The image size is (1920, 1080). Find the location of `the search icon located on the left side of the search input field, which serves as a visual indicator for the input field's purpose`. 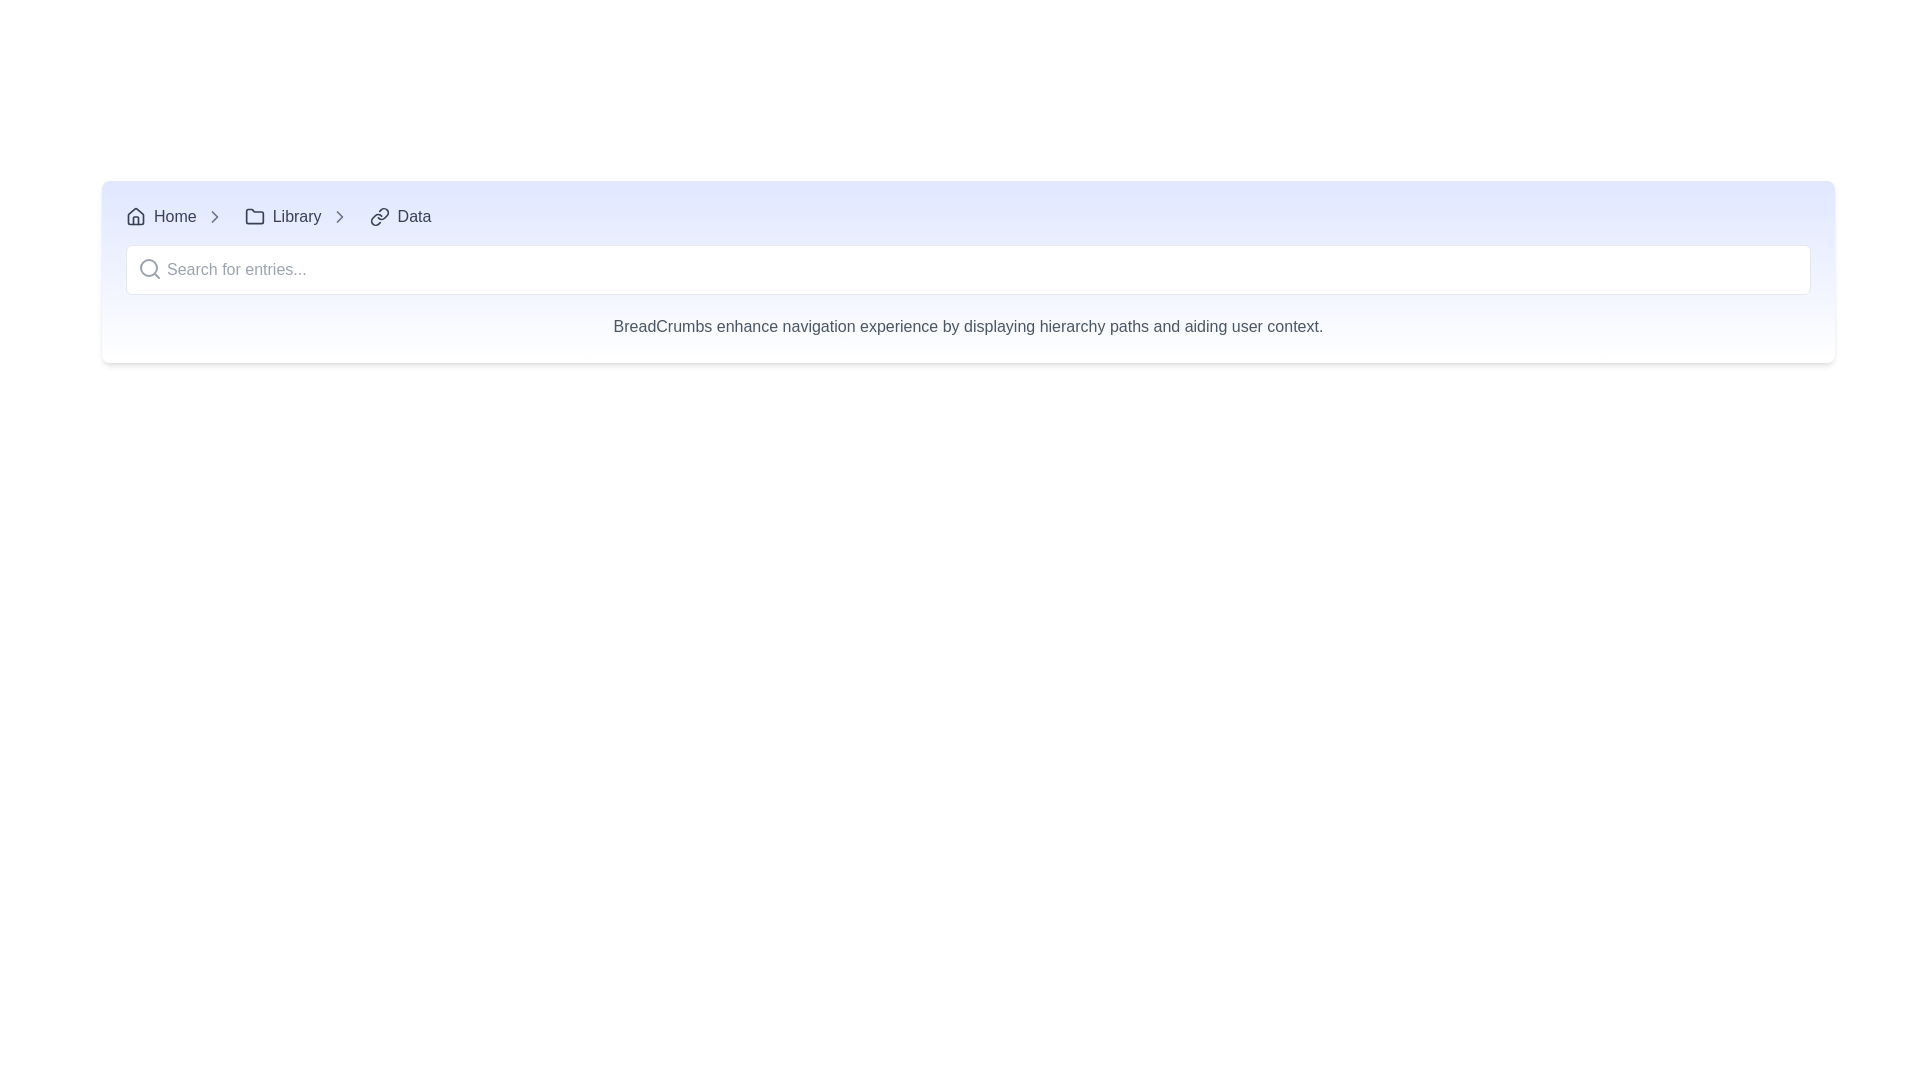

the search icon located on the left side of the search input field, which serves as a visual indicator for the input field's purpose is located at coordinates (148, 268).